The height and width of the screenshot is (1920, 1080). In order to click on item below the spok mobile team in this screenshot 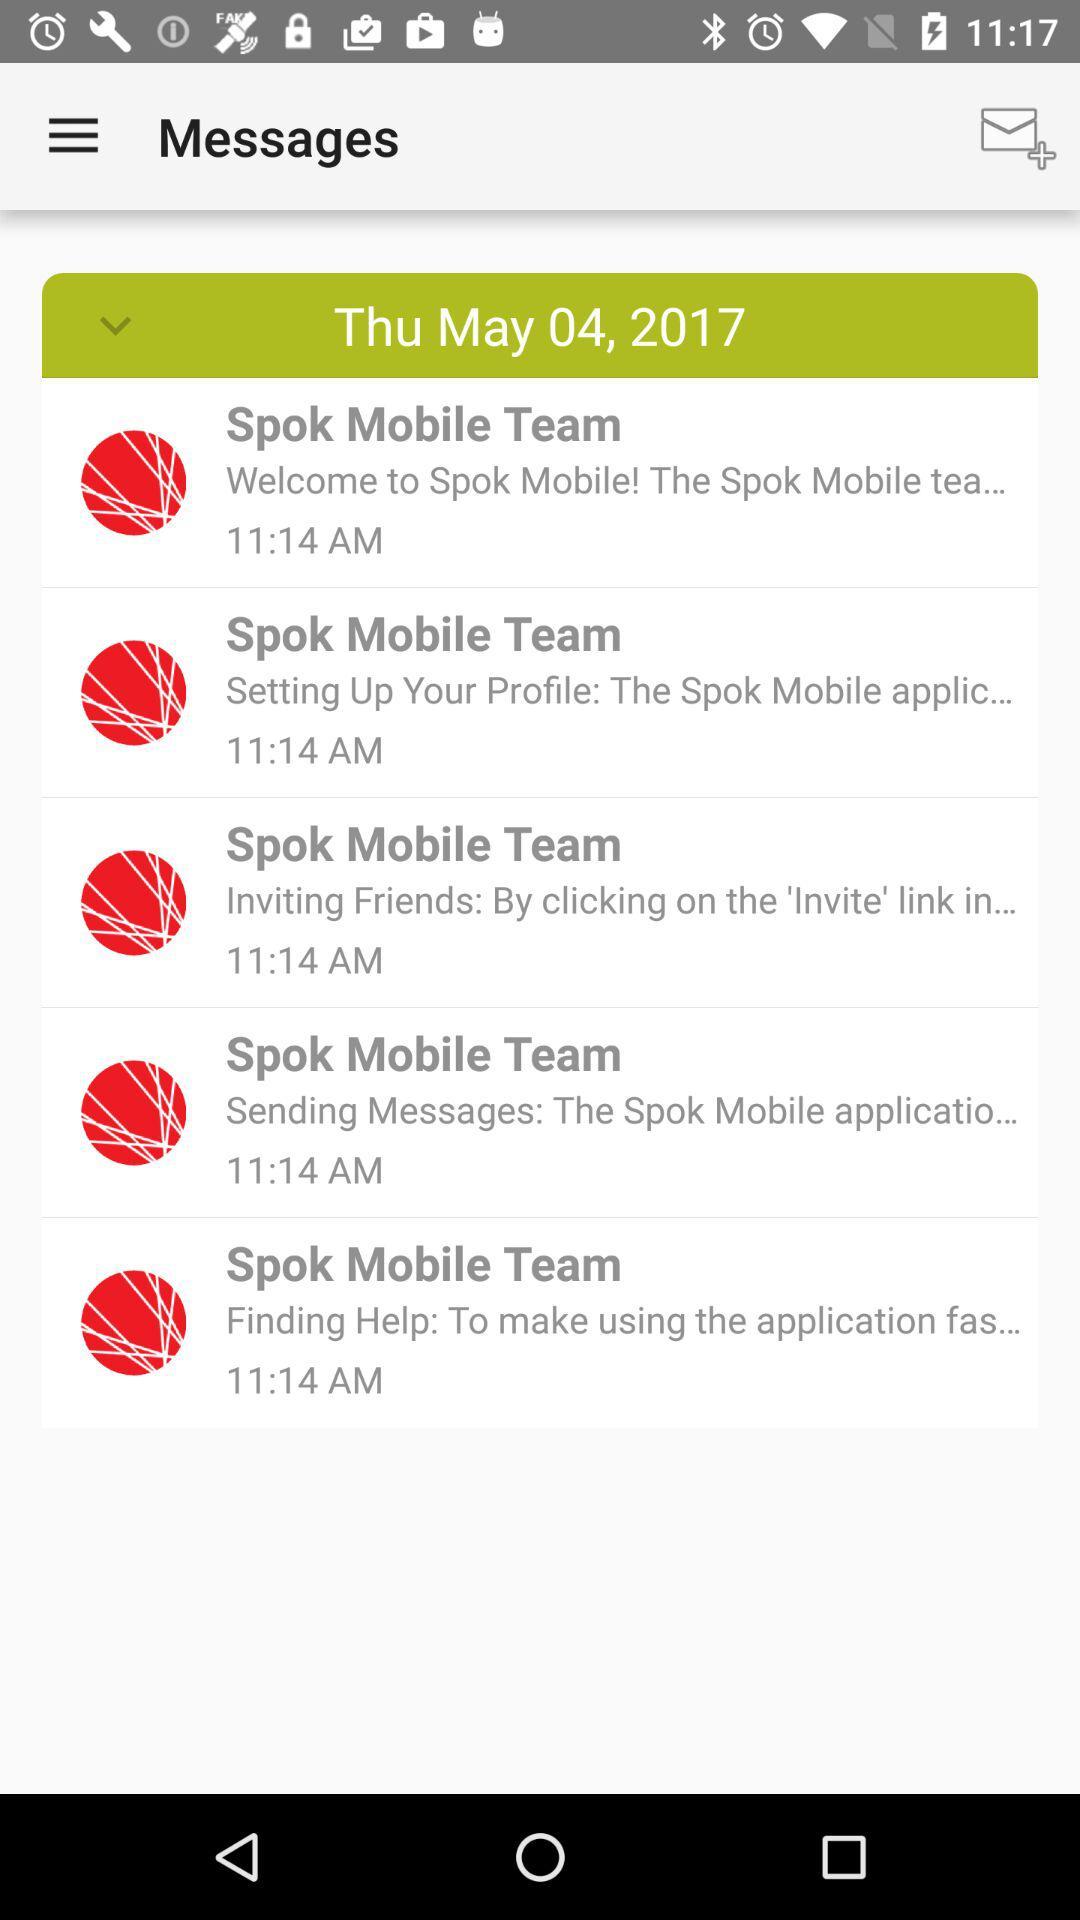, I will do `click(624, 1319)`.